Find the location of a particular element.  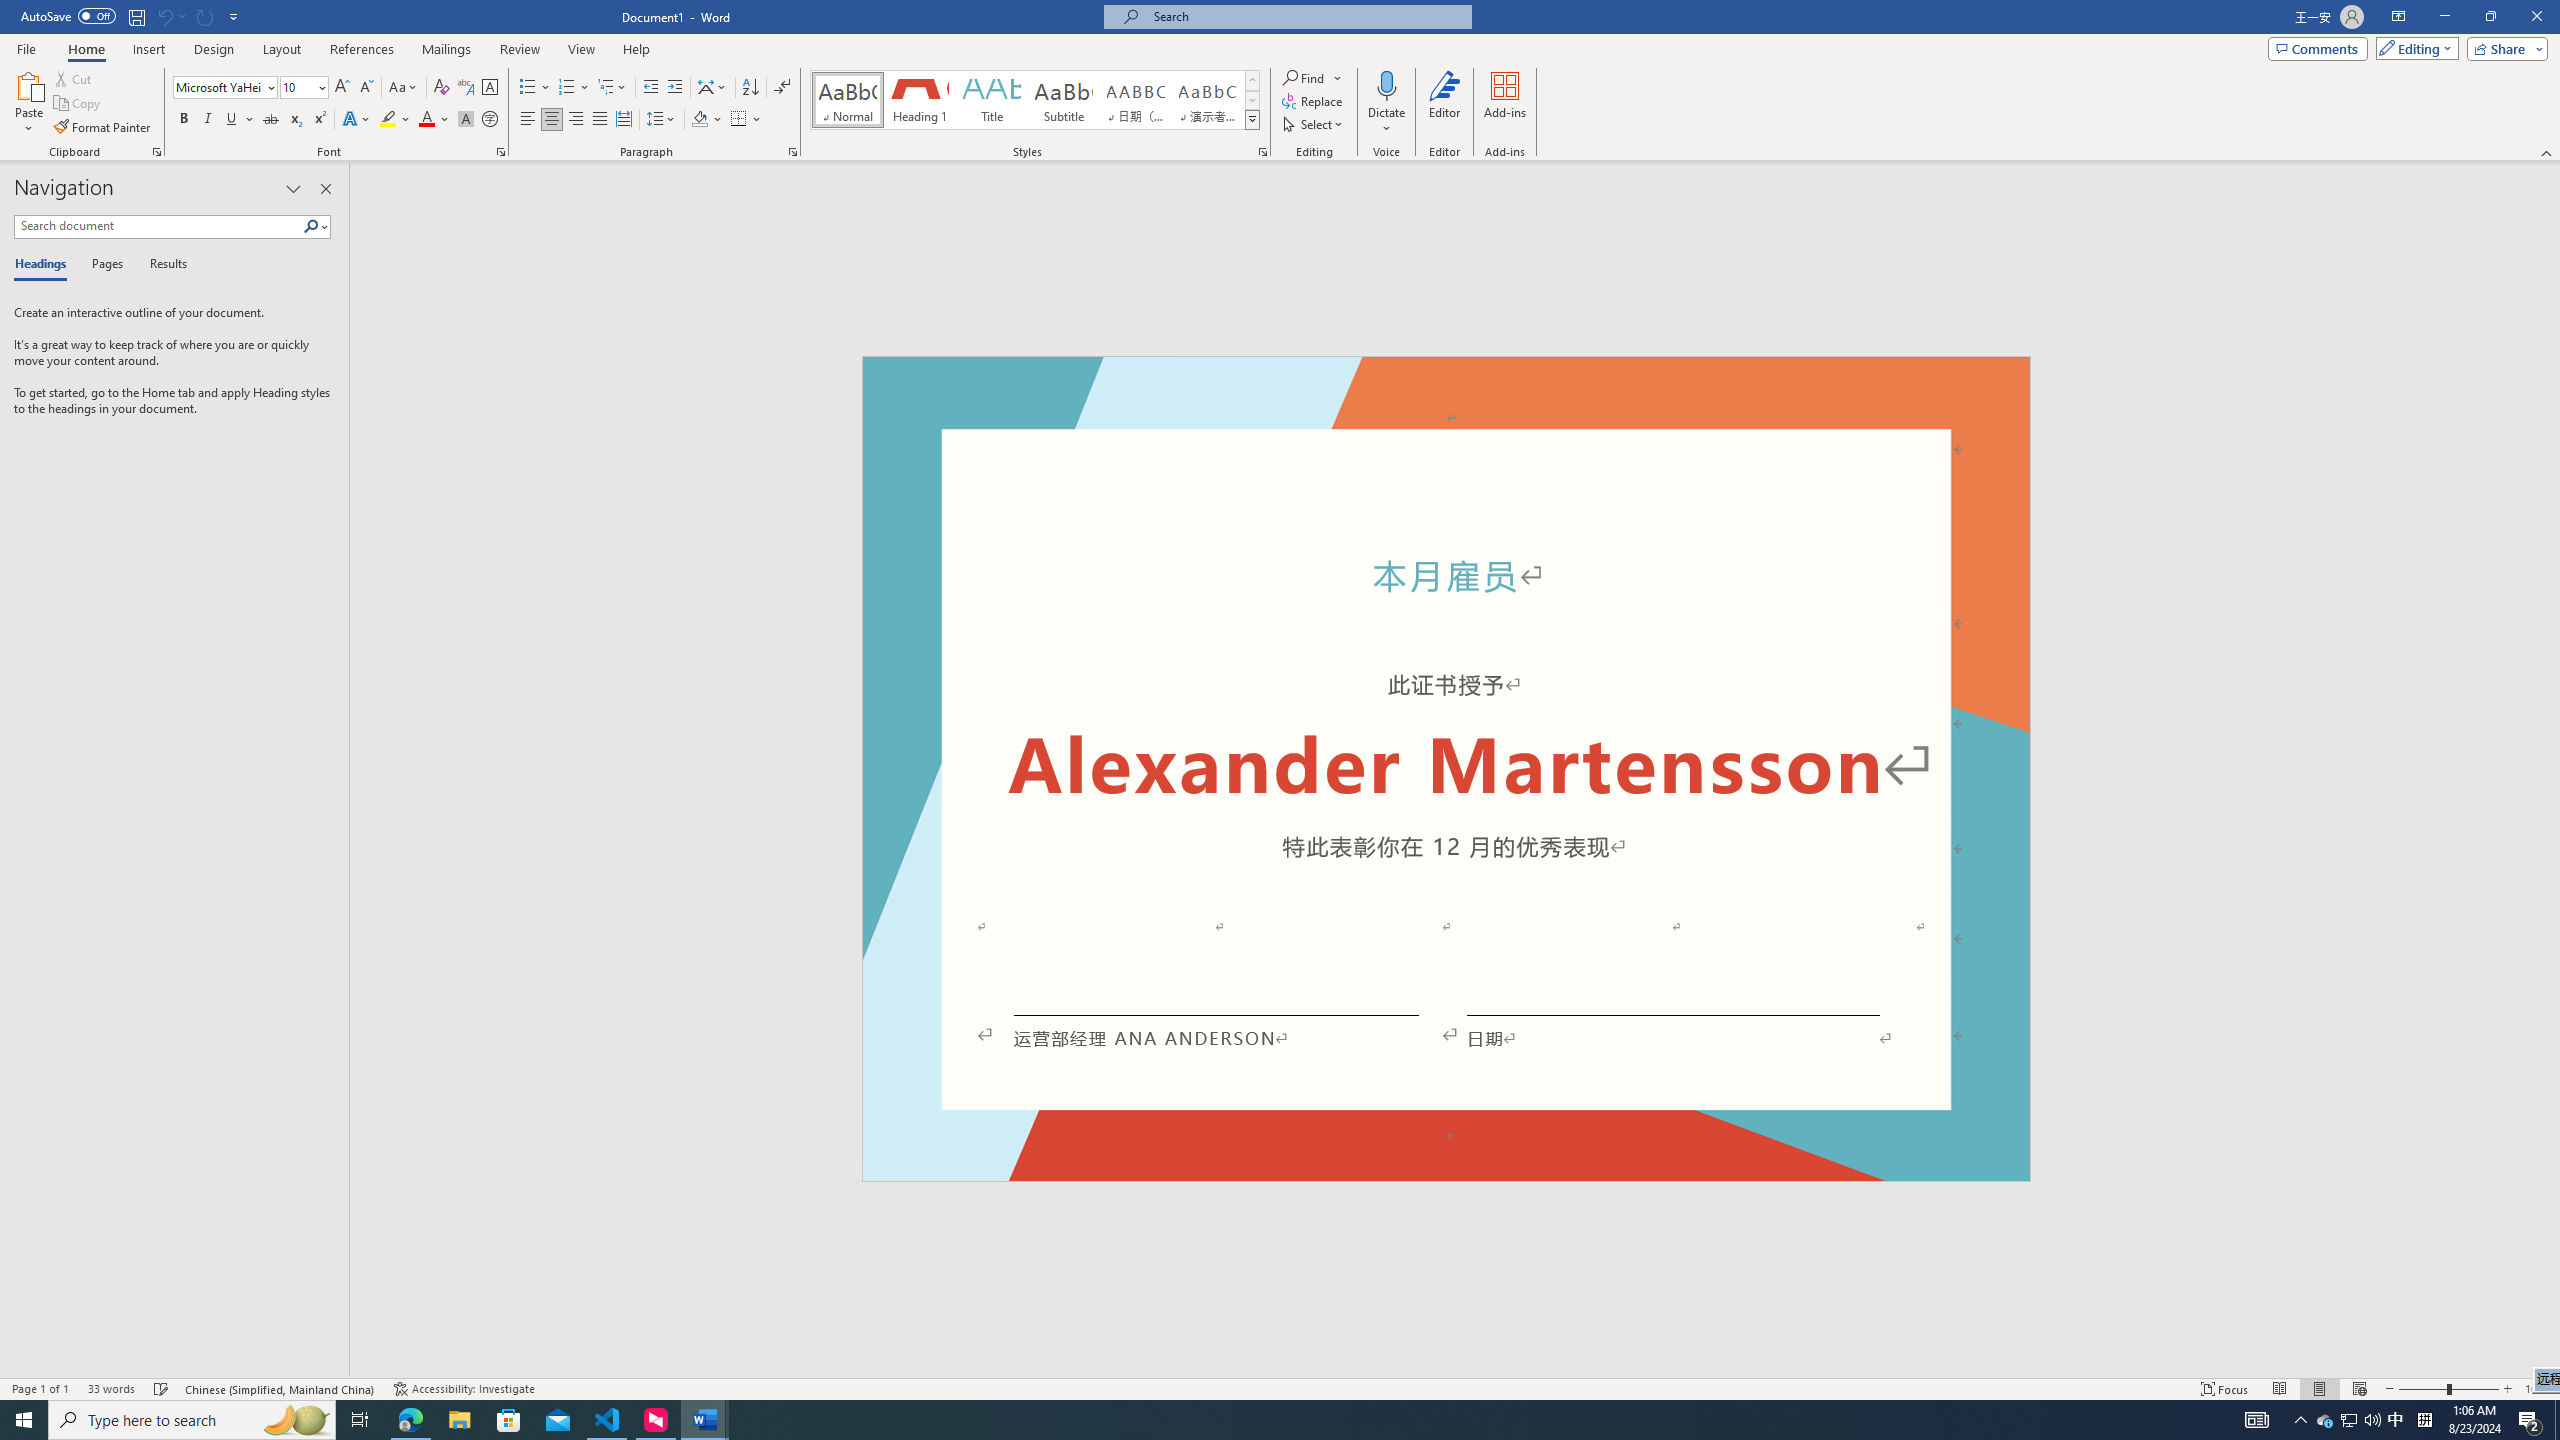

'Font Color Red' is located at coordinates (425, 118).